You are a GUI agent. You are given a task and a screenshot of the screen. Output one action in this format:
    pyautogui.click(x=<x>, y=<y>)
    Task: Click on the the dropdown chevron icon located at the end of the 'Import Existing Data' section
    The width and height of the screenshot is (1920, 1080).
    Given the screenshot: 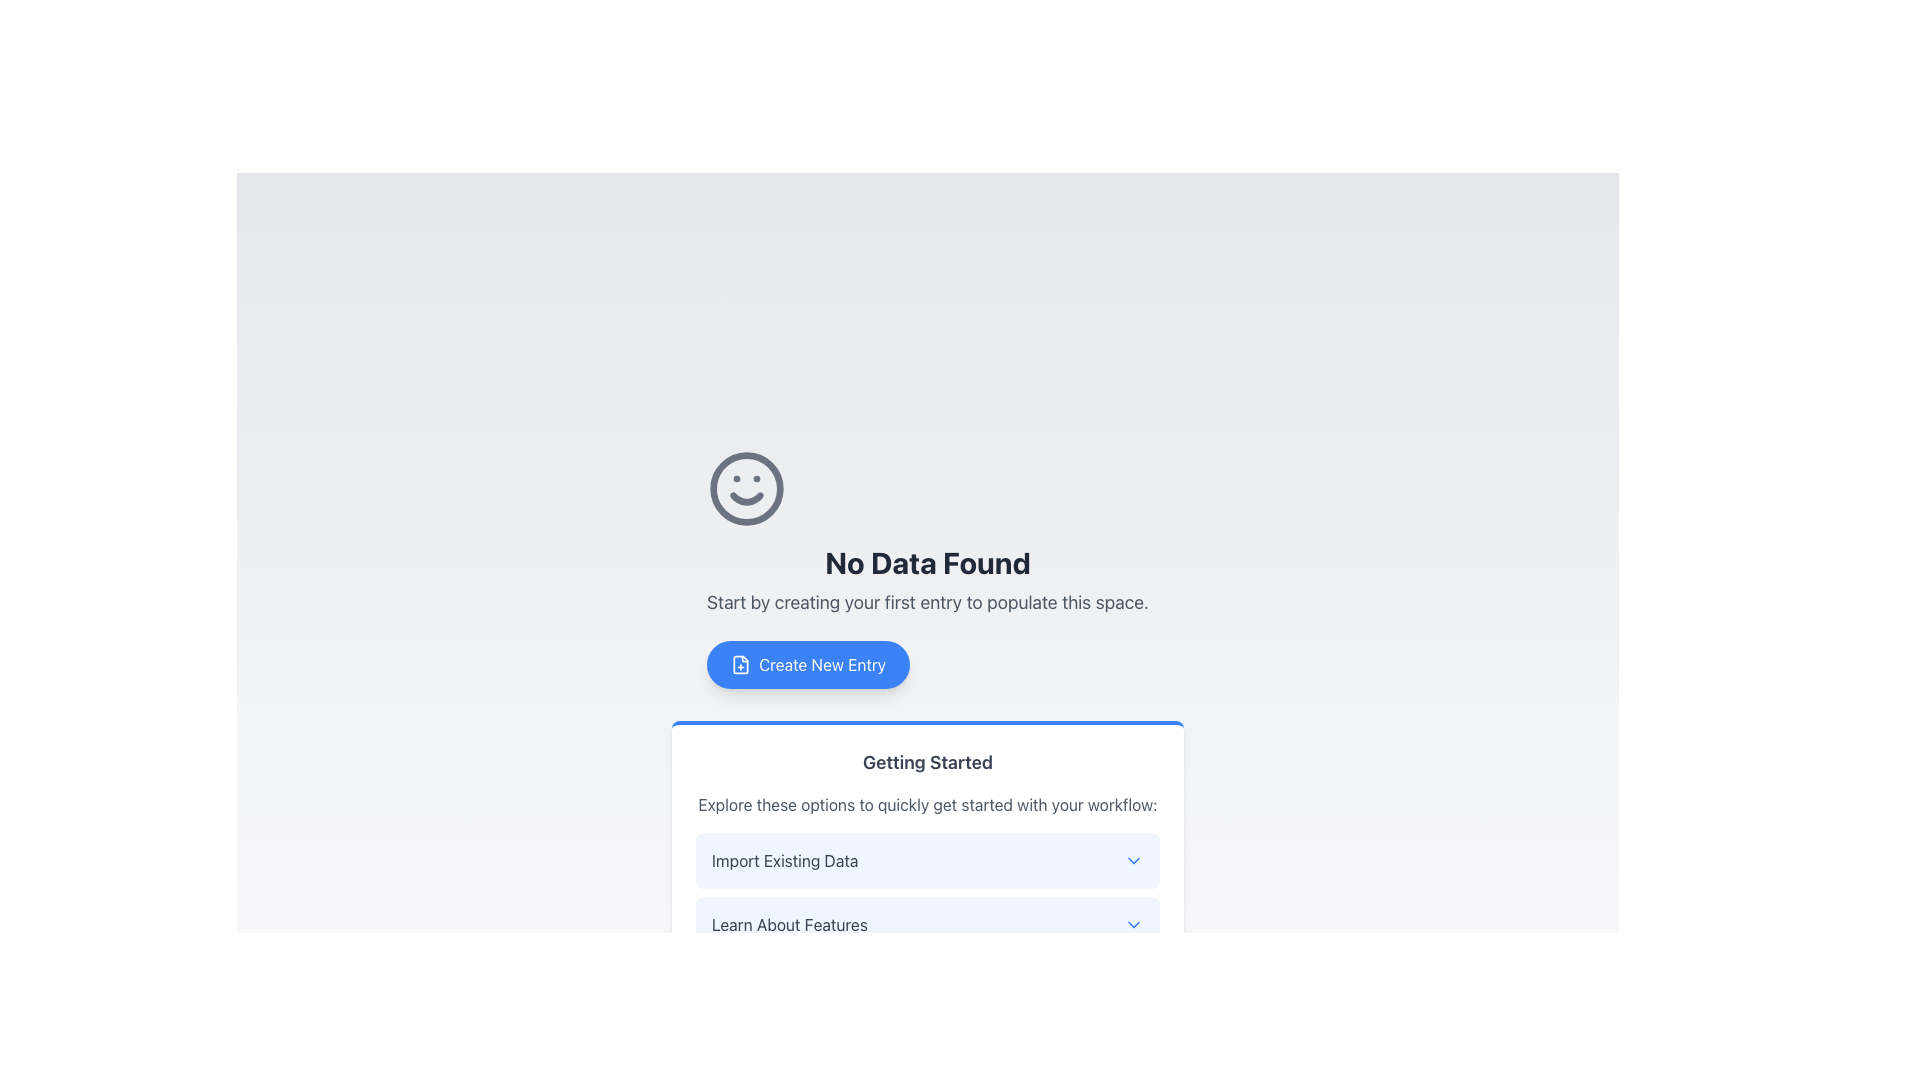 What is the action you would take?
    pyautogui.click(x=1133, y=859)
    